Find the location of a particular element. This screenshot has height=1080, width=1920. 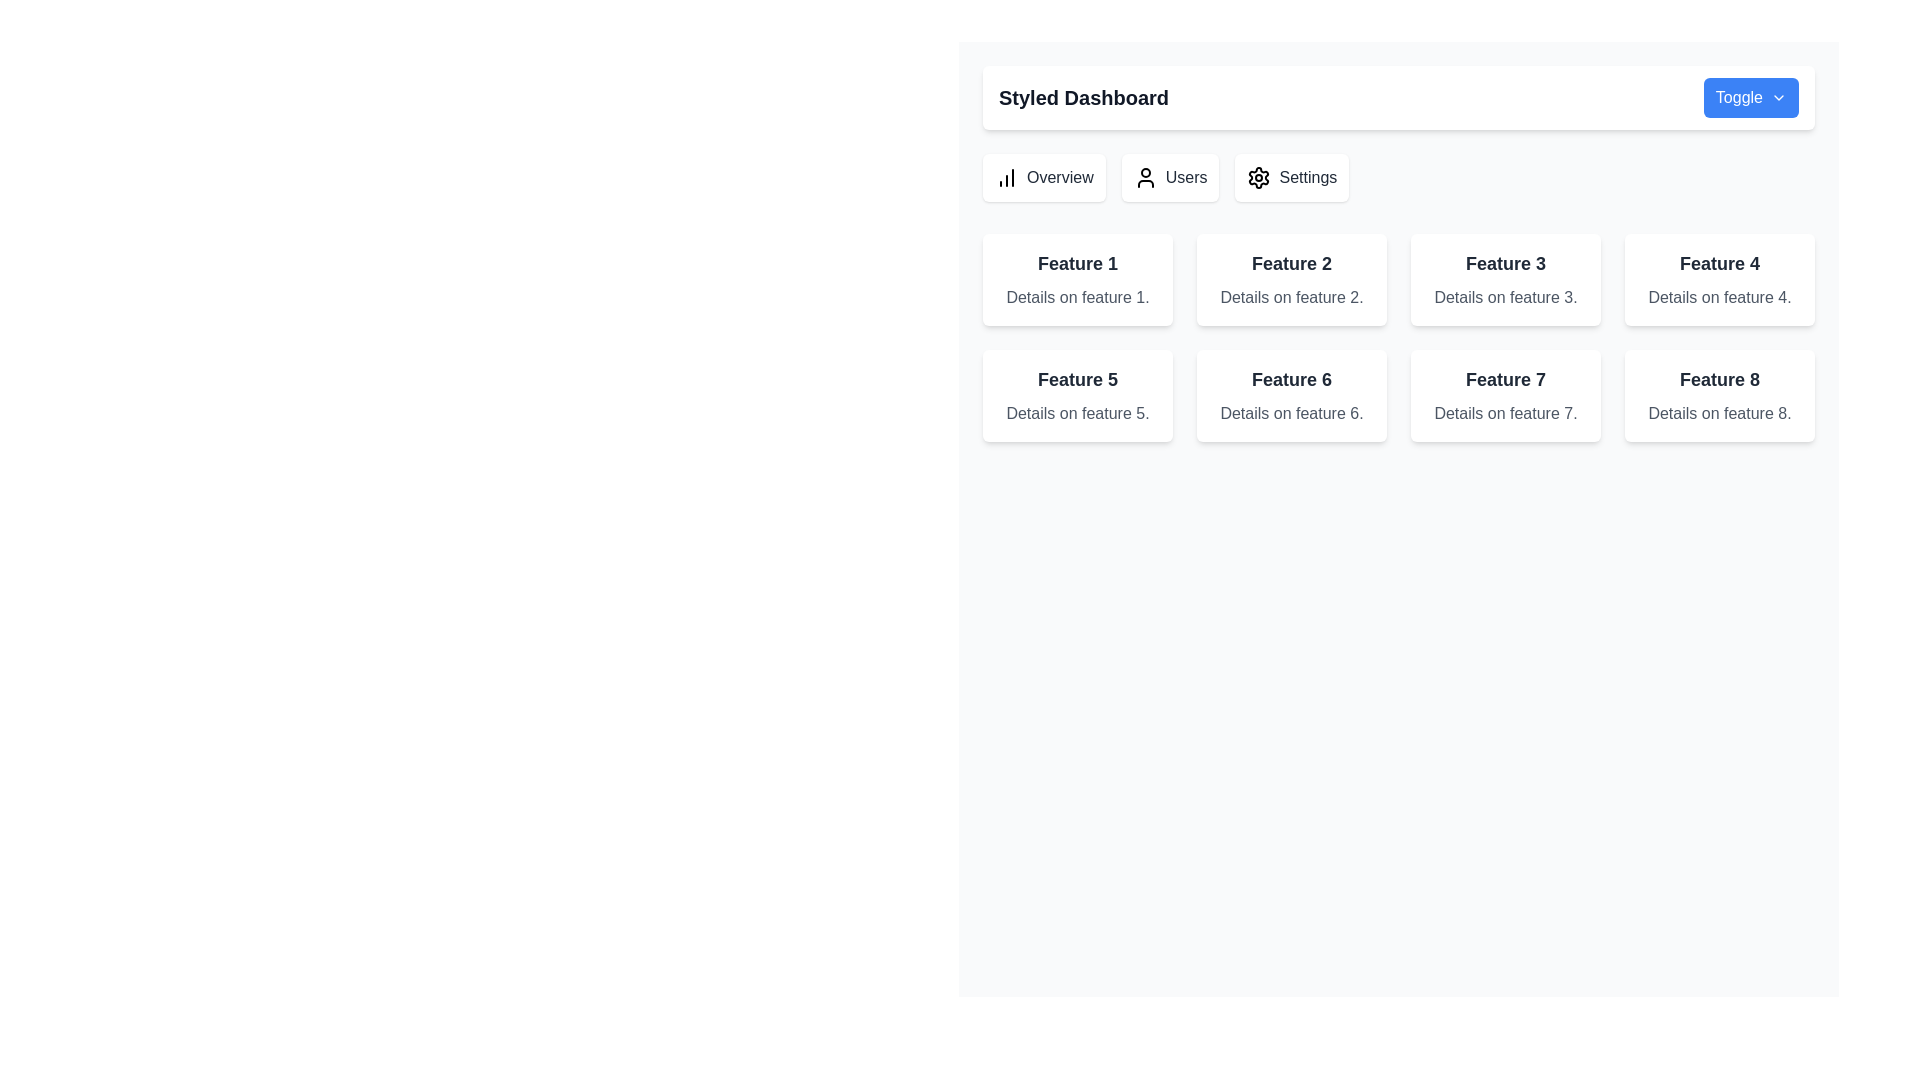

the text label displaying 'Details on feature 7.' which is positioned below the heading 'Feature 7' in the feature grid is located at coordinates (1506, 412).